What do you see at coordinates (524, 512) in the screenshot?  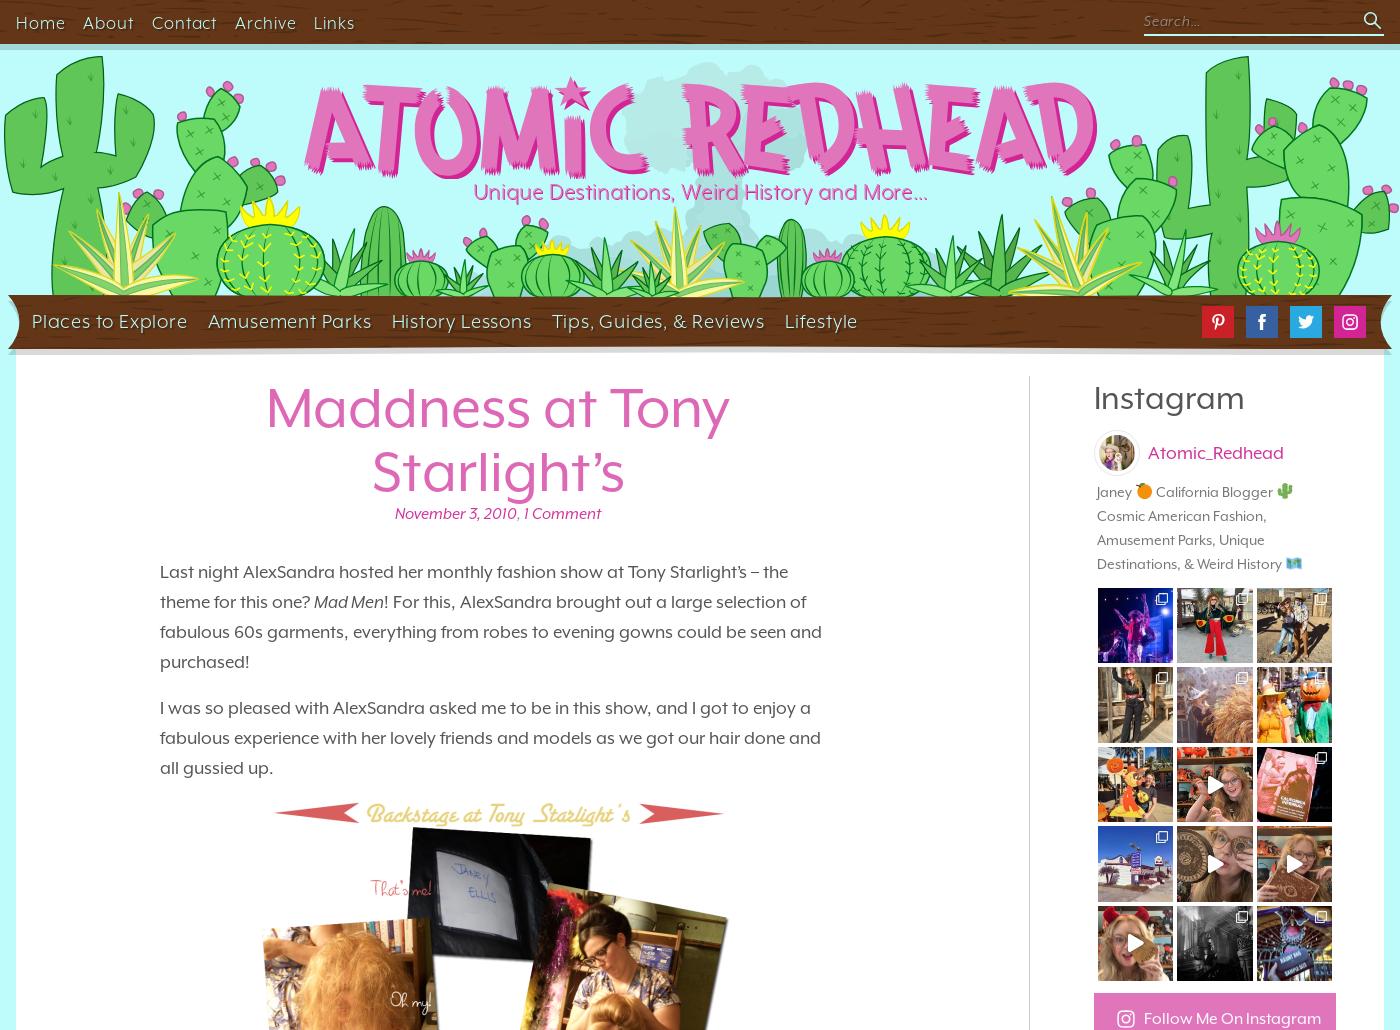 I see `'1 Comment'` at bounding box center [524, 512].